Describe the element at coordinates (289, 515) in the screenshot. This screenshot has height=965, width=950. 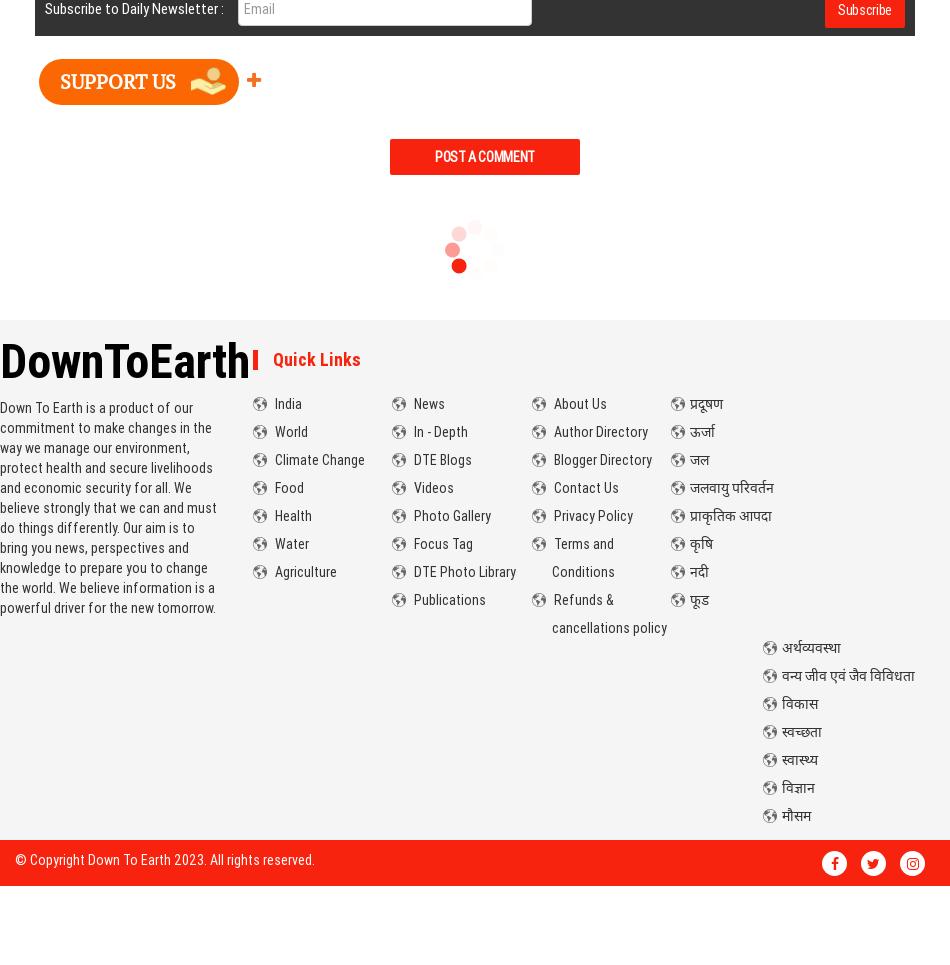
I see `'Health'` at that location.